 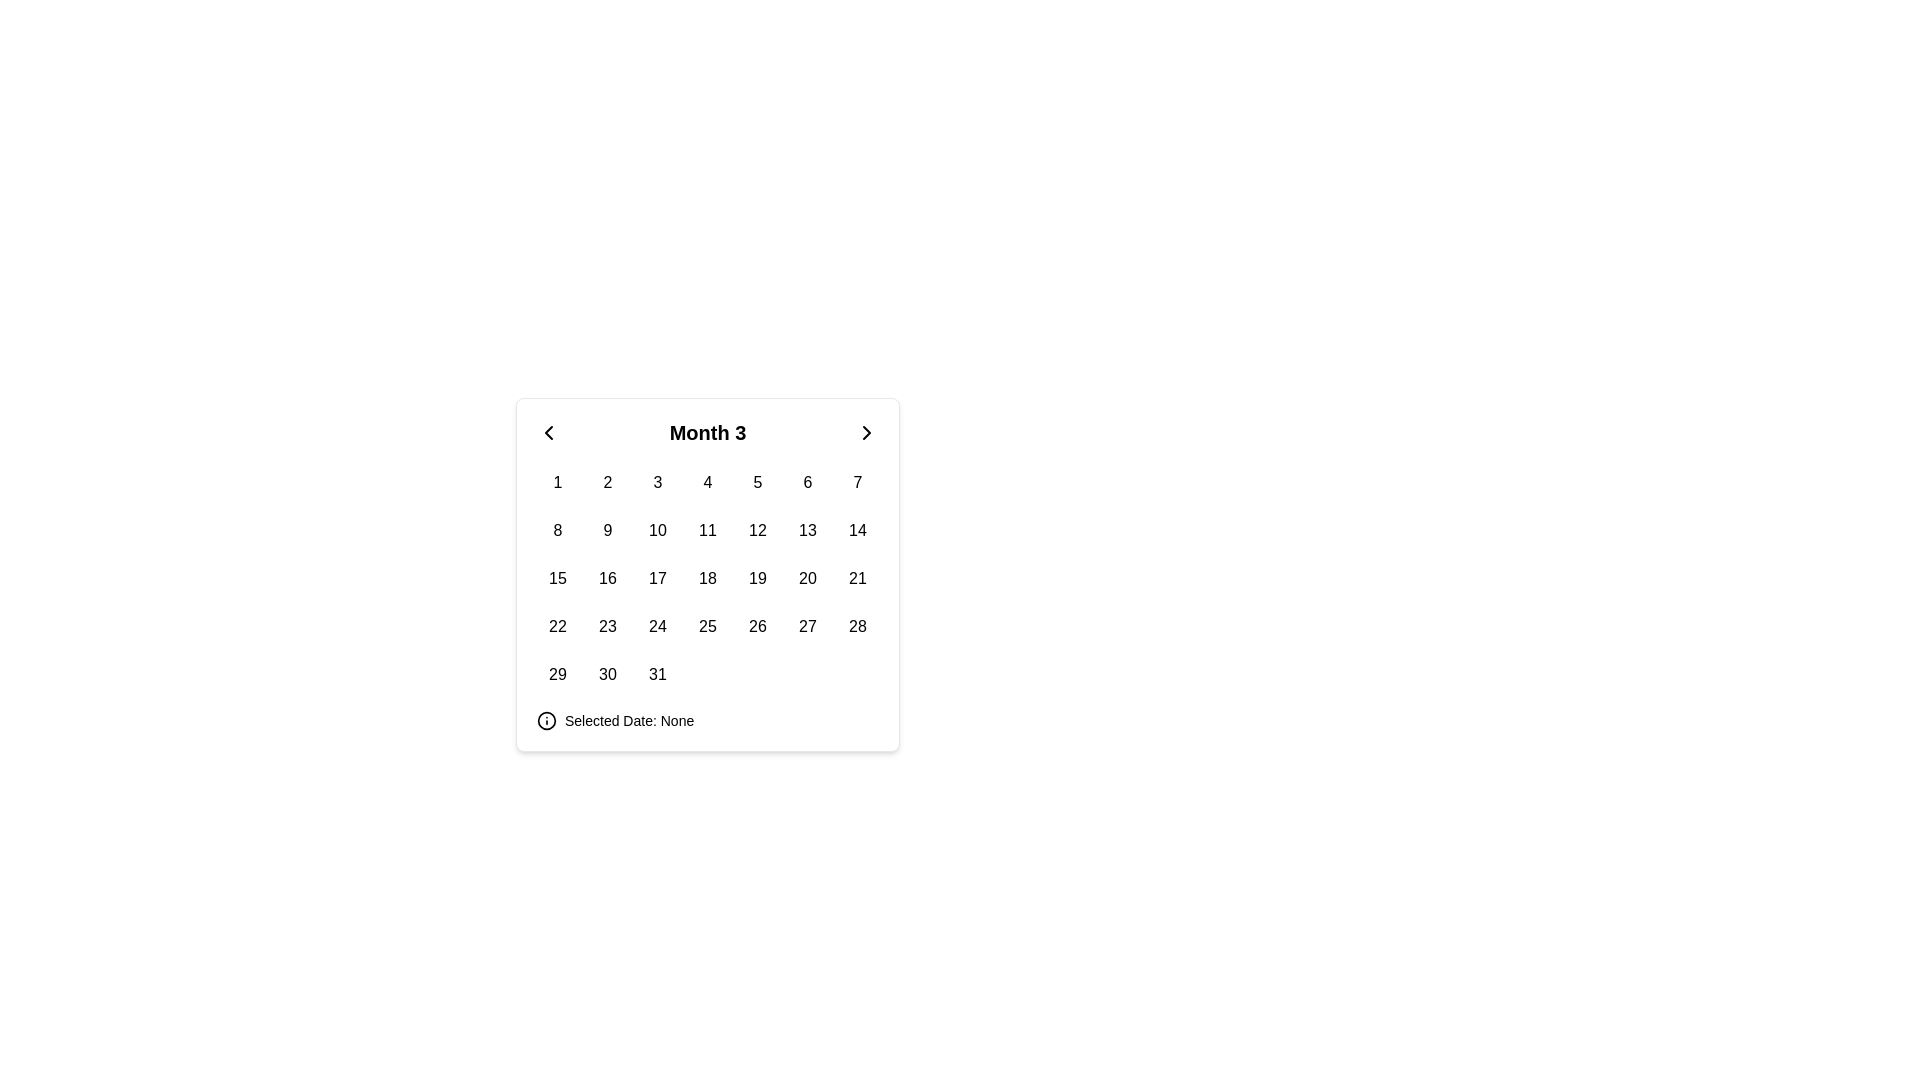 What do you see at coordinates (557, 530) in the screenshot?
I see `the square-shaped button with the number '8' in a bold sans-serif font, located in the second row and first column of the grid layout on the calendar interface` at bounding box center [557, 530].